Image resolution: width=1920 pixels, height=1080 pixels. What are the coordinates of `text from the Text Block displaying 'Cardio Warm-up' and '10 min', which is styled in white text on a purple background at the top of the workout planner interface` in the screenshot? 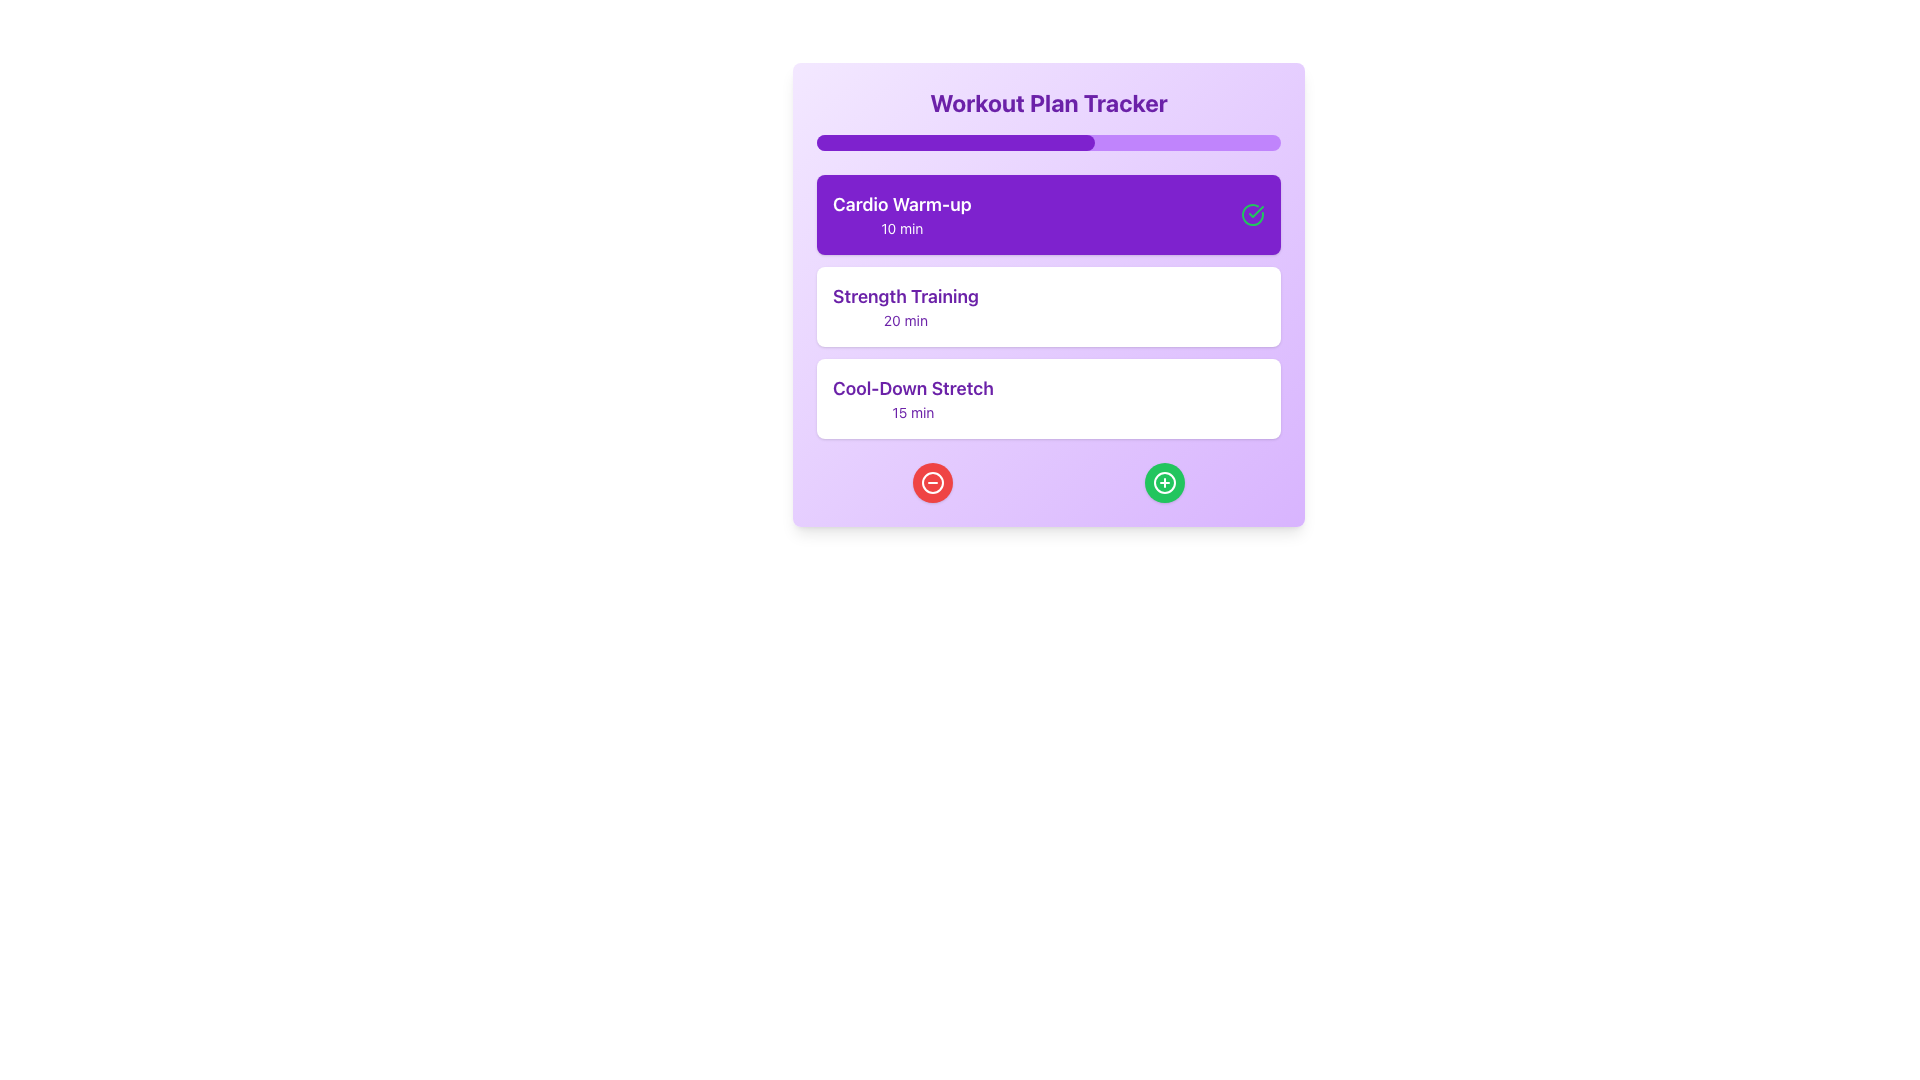 It's located at (901, 215).